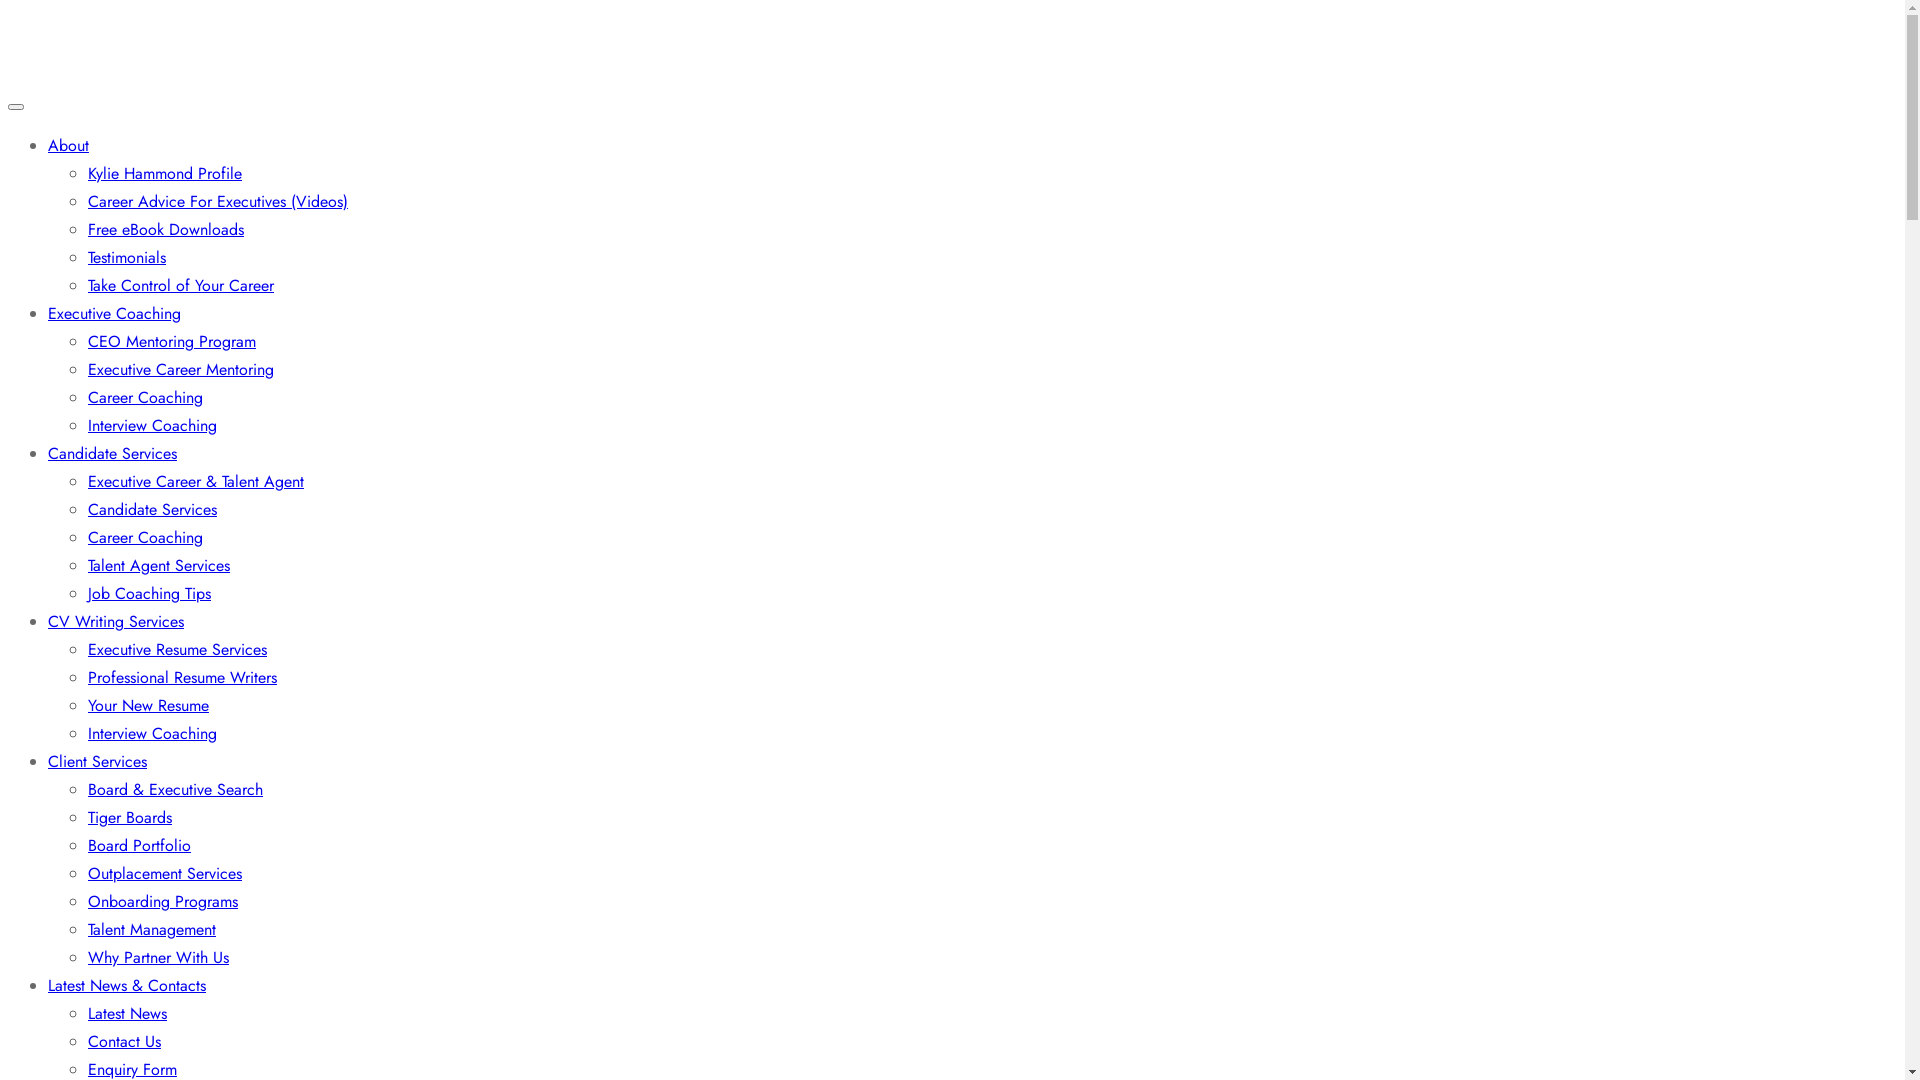  I want to click on 'Candidate Services', so click(151, 508).